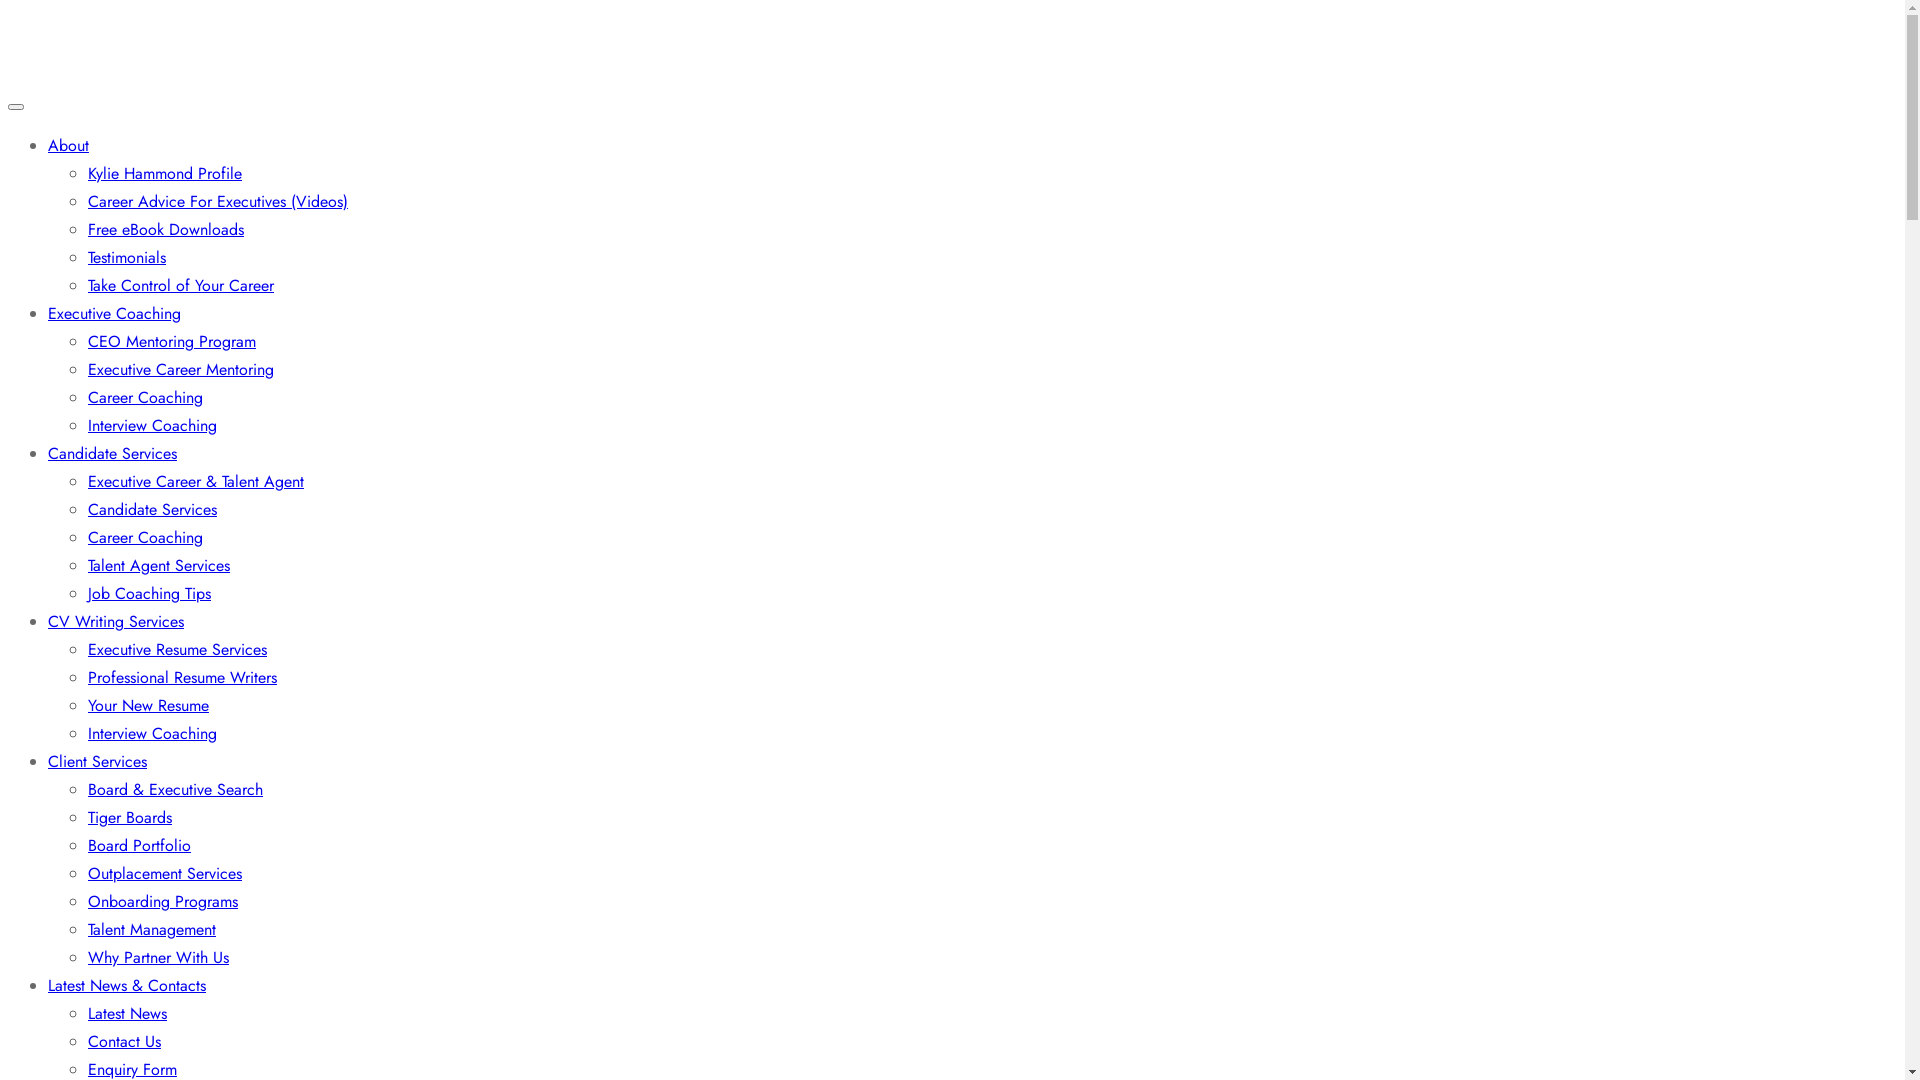  I want to click on 'Candidate Services', so click(151, 508).